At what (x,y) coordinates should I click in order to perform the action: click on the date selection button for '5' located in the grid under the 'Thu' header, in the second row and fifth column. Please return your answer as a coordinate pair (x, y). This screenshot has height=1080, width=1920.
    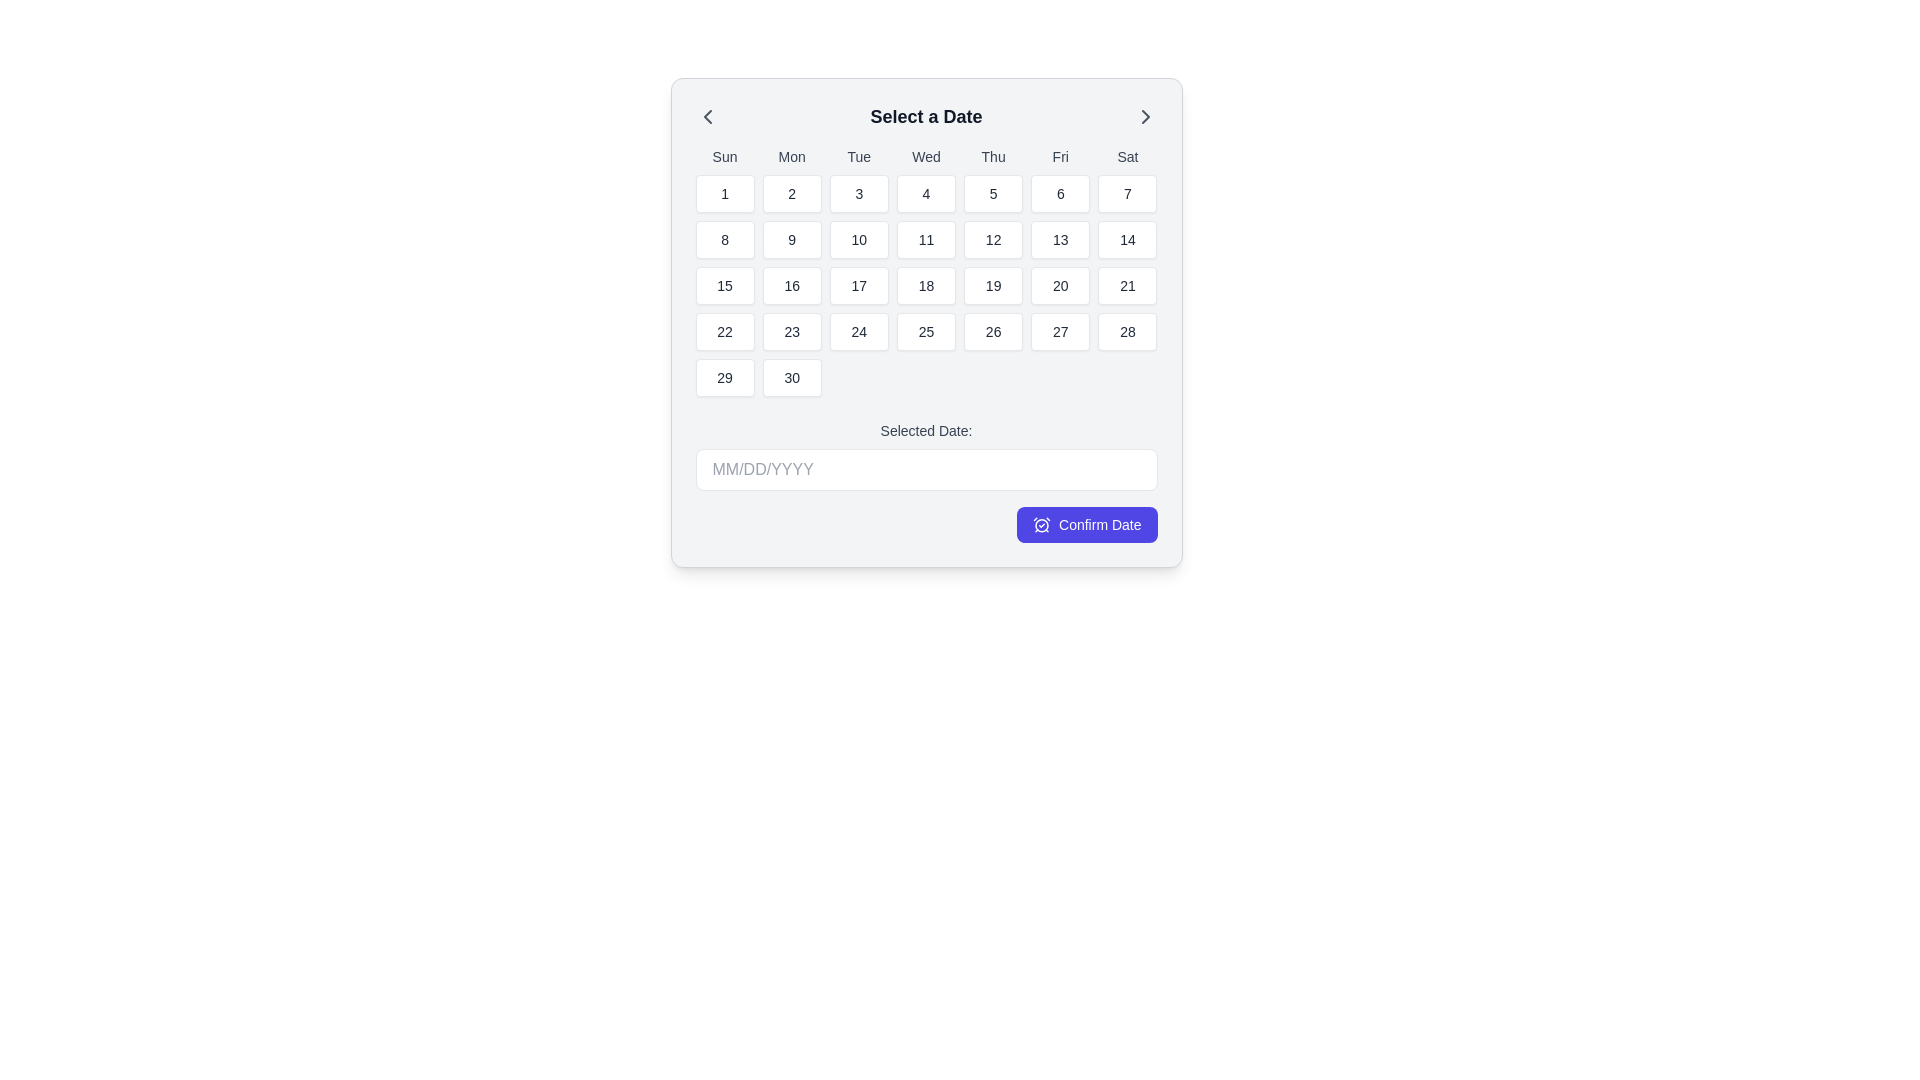
    Looking at the image, I should click on (993, 193).